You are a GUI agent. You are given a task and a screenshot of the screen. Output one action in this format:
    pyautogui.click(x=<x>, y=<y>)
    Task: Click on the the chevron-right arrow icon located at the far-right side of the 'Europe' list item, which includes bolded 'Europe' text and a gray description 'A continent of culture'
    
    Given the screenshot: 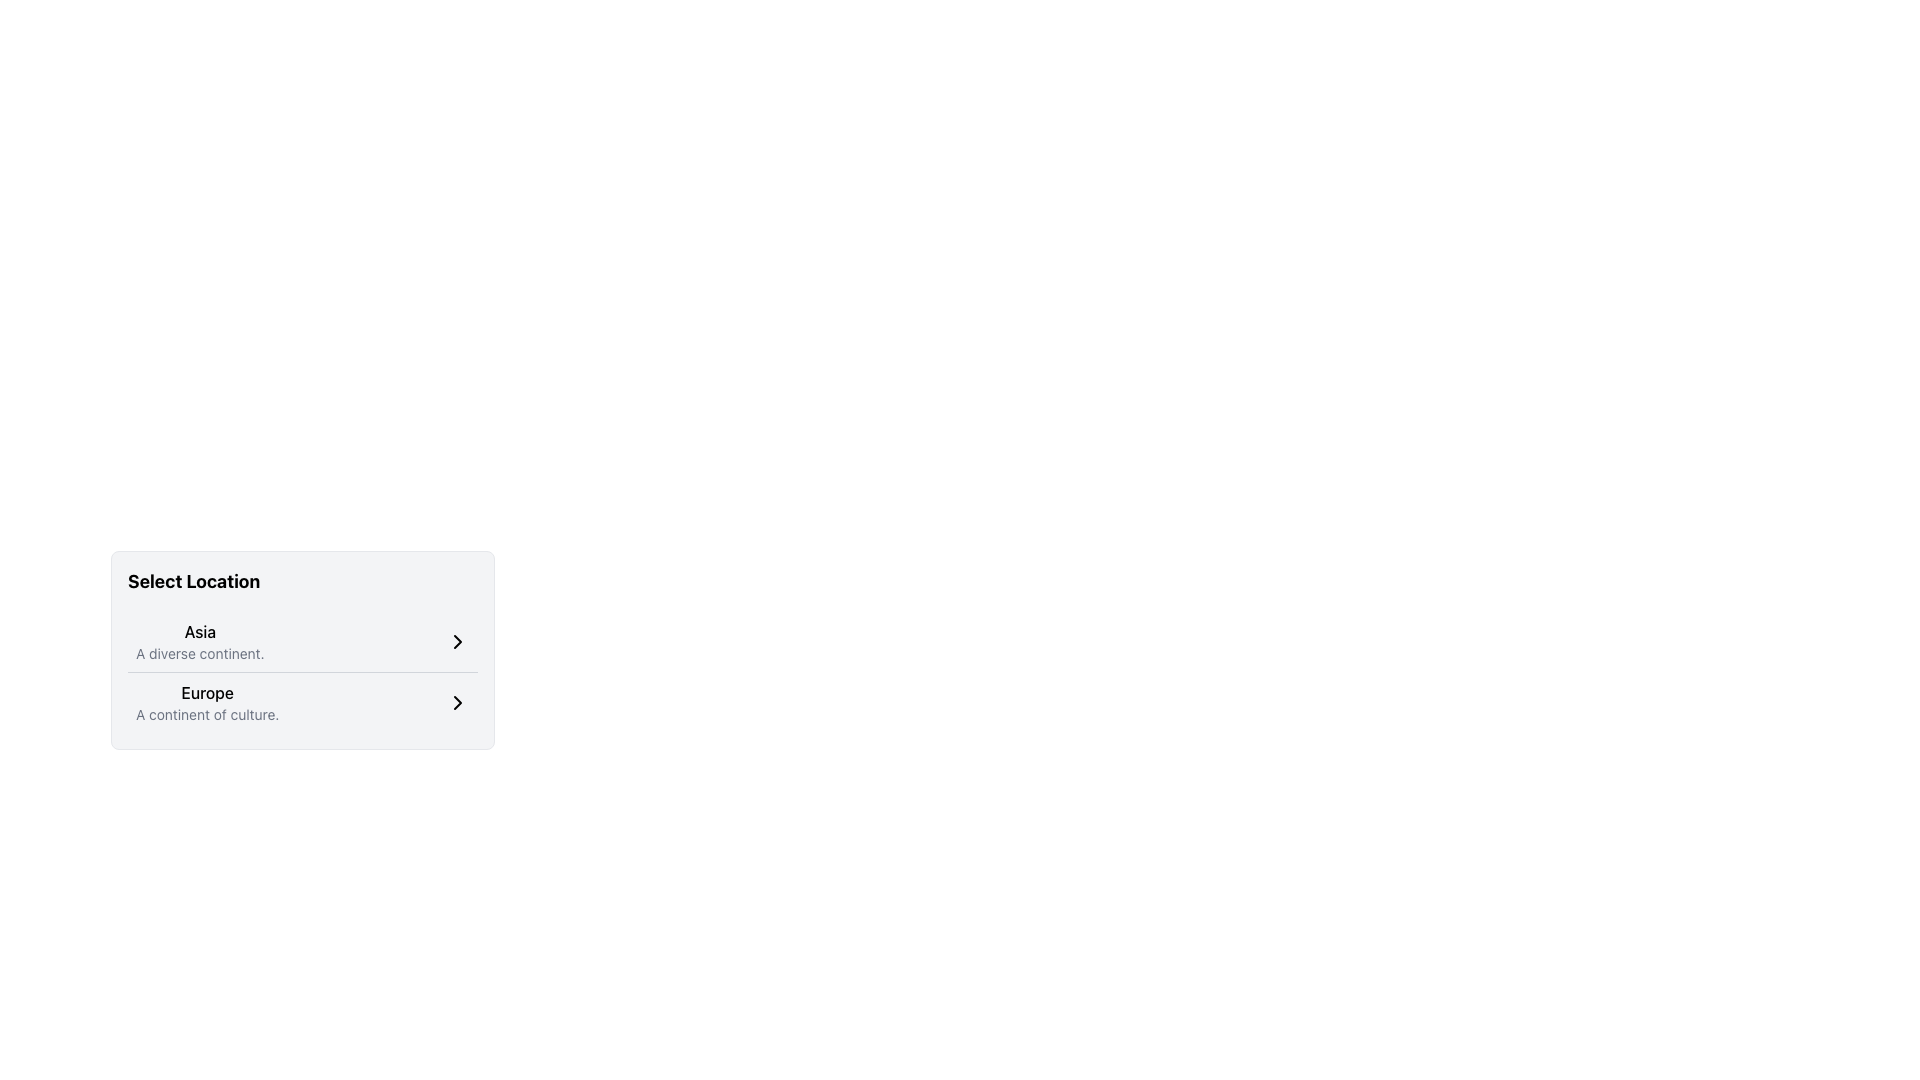 What is the action you would take?
    pyautogui.click(x=456, y=701)
    